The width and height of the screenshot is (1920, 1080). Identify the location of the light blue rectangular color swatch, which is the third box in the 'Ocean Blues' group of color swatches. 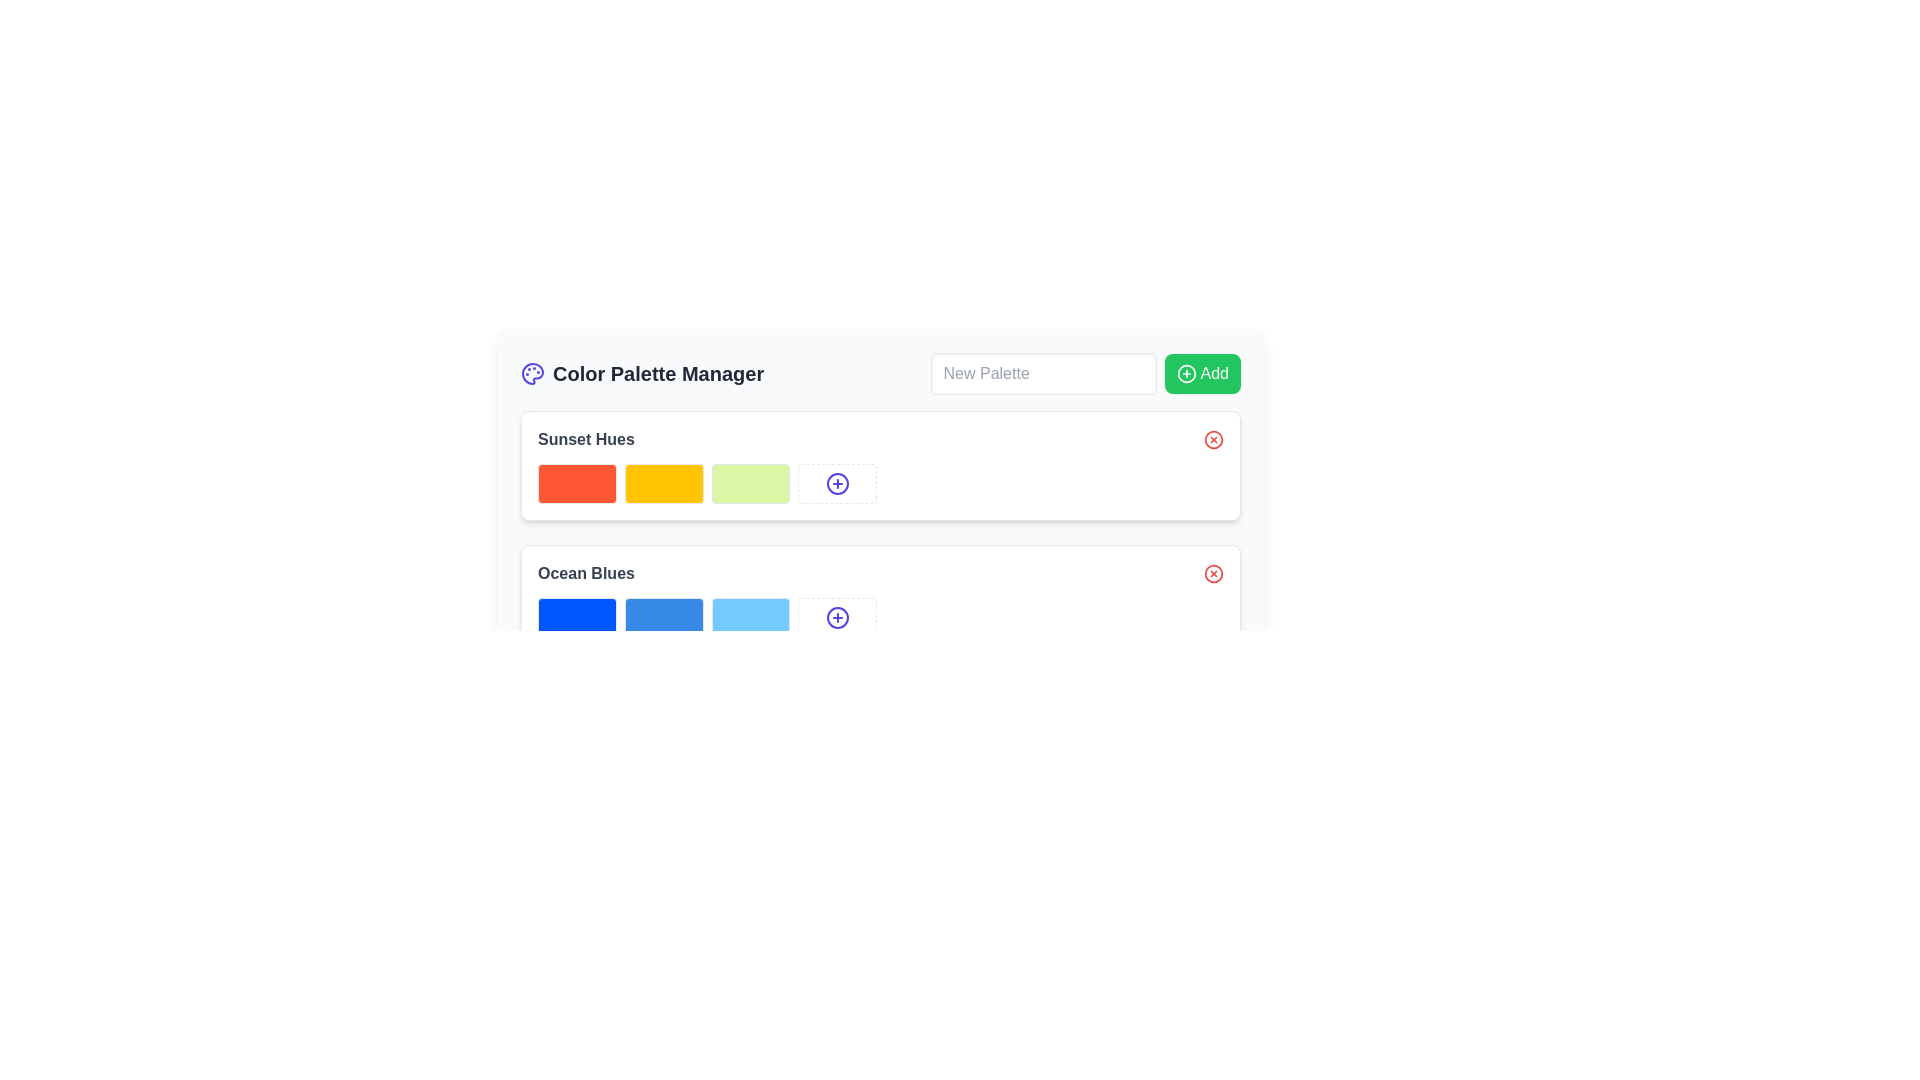
(749, 616).